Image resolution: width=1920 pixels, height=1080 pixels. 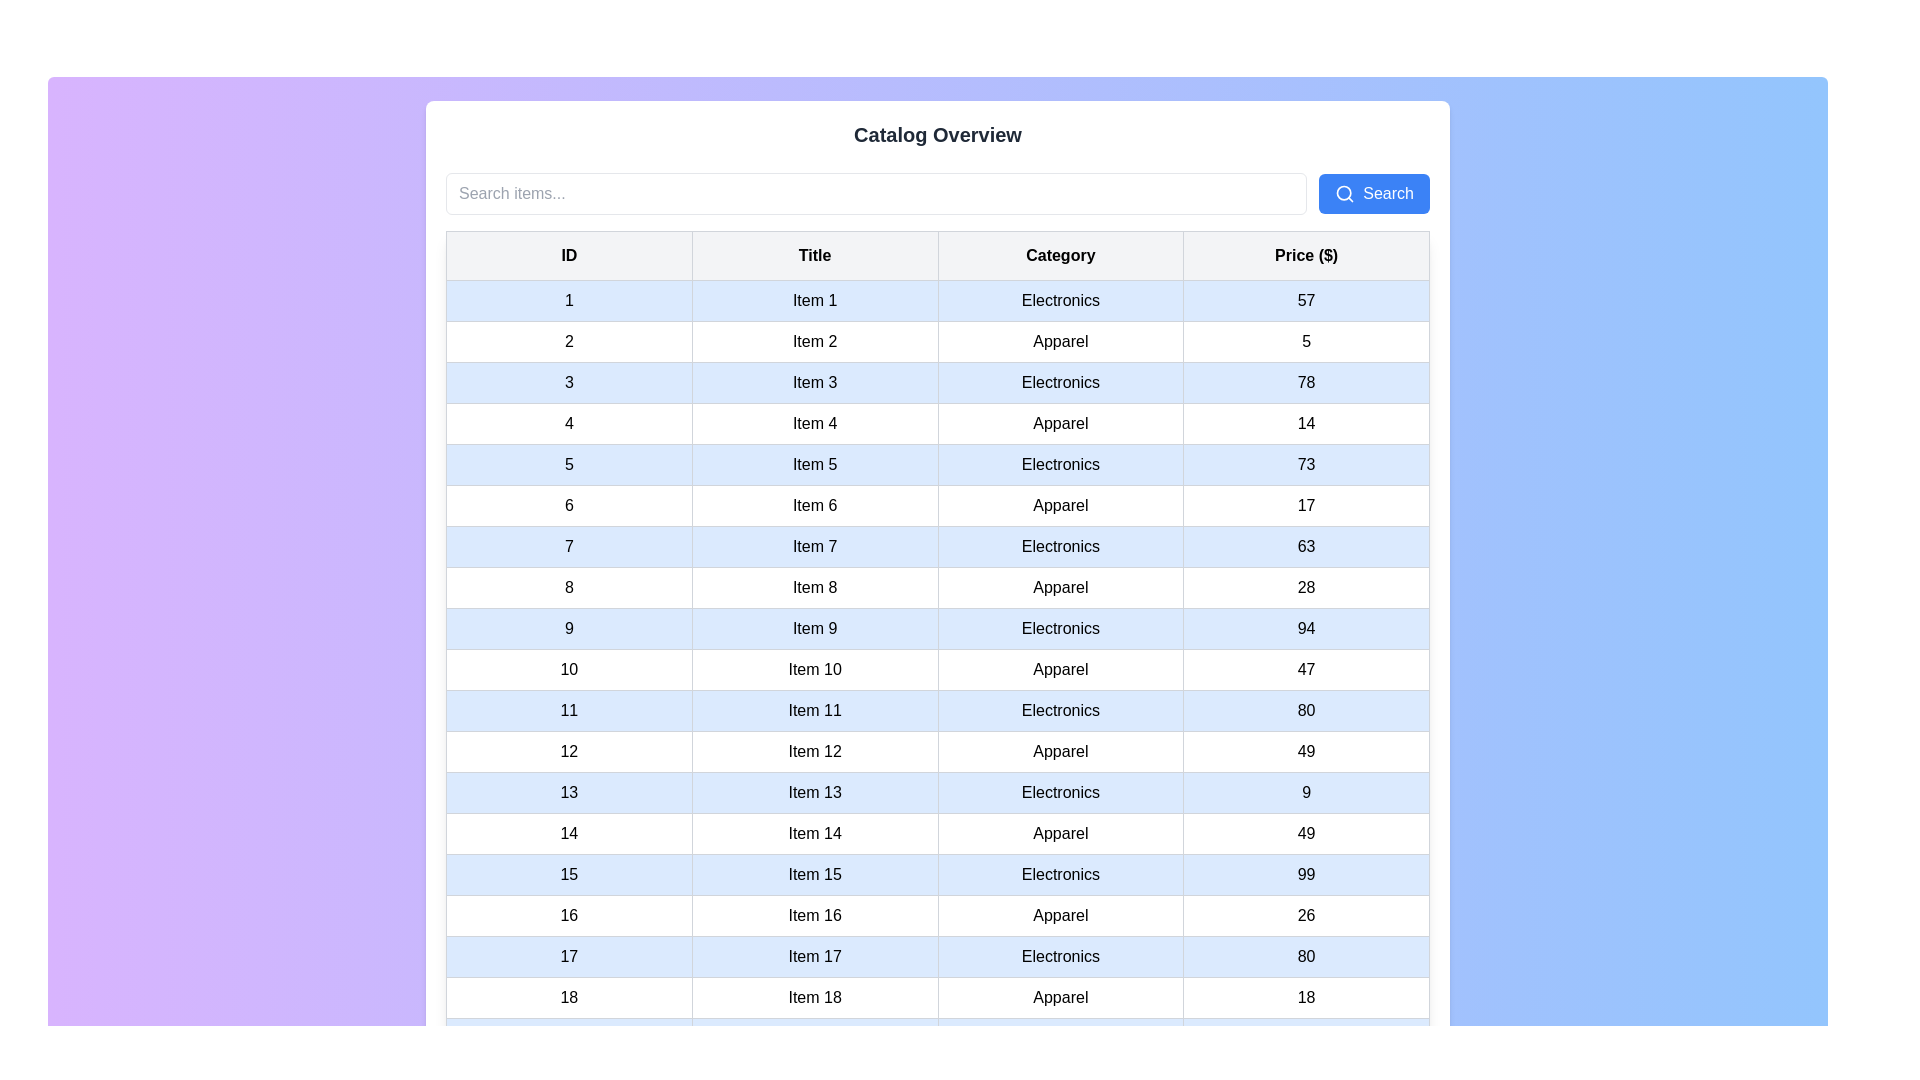 I want to click on the 'Catalog Overview' text label, which is a bold and centered header in dark gray located near the top of the interface, so click(x=936, y=135).